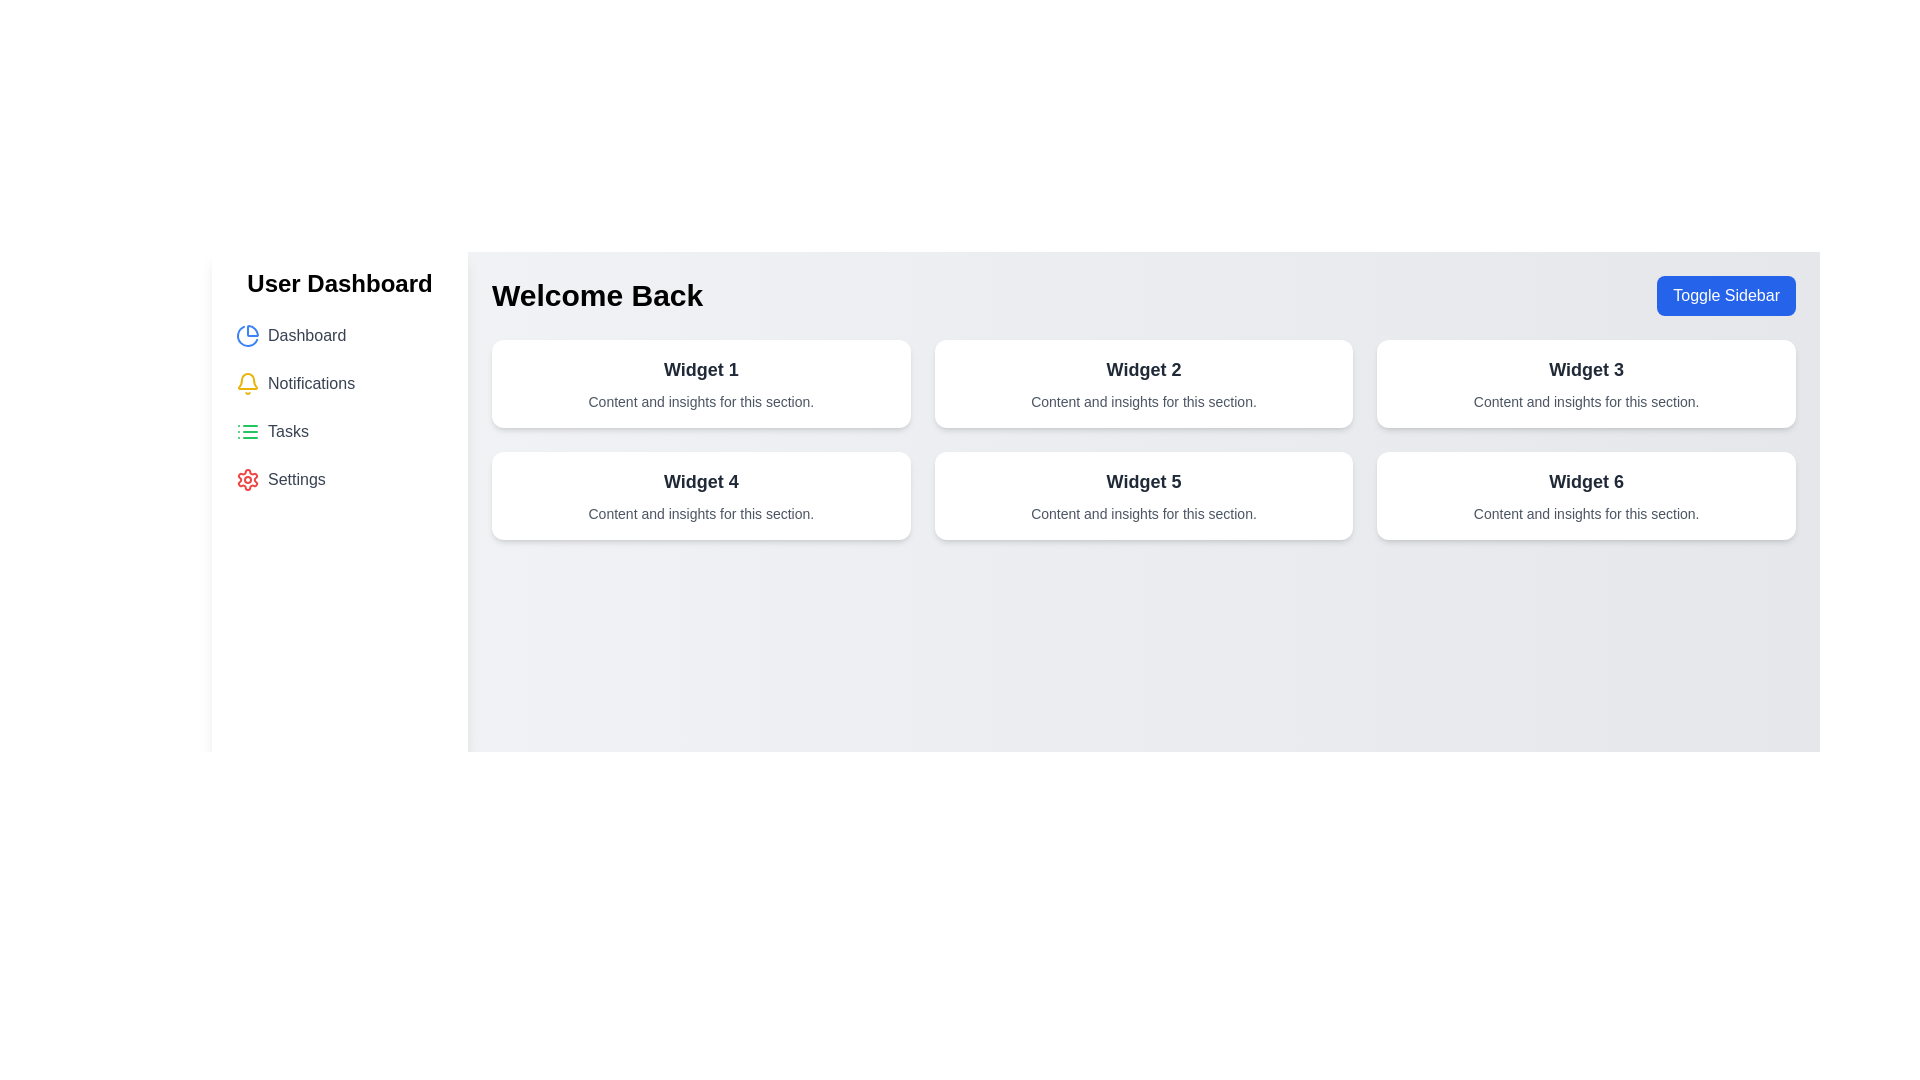 The width and height of the screenshot is (1920, 1080). Describe the element at coordinates (340, 479) in the screenshot. I see `the fourth item in the vertical navigation menu under 'User Dashboard'` at that location.